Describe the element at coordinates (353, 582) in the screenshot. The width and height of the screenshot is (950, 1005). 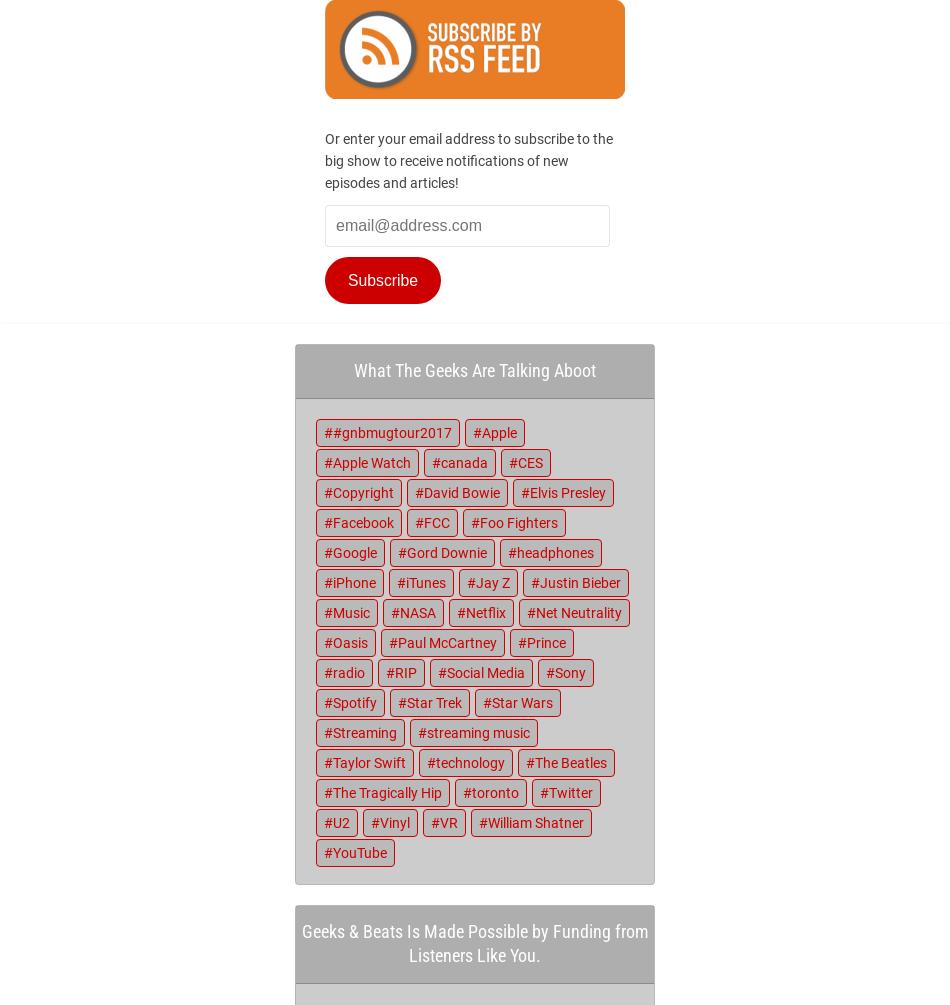
I see `'iPhone'` at that location.